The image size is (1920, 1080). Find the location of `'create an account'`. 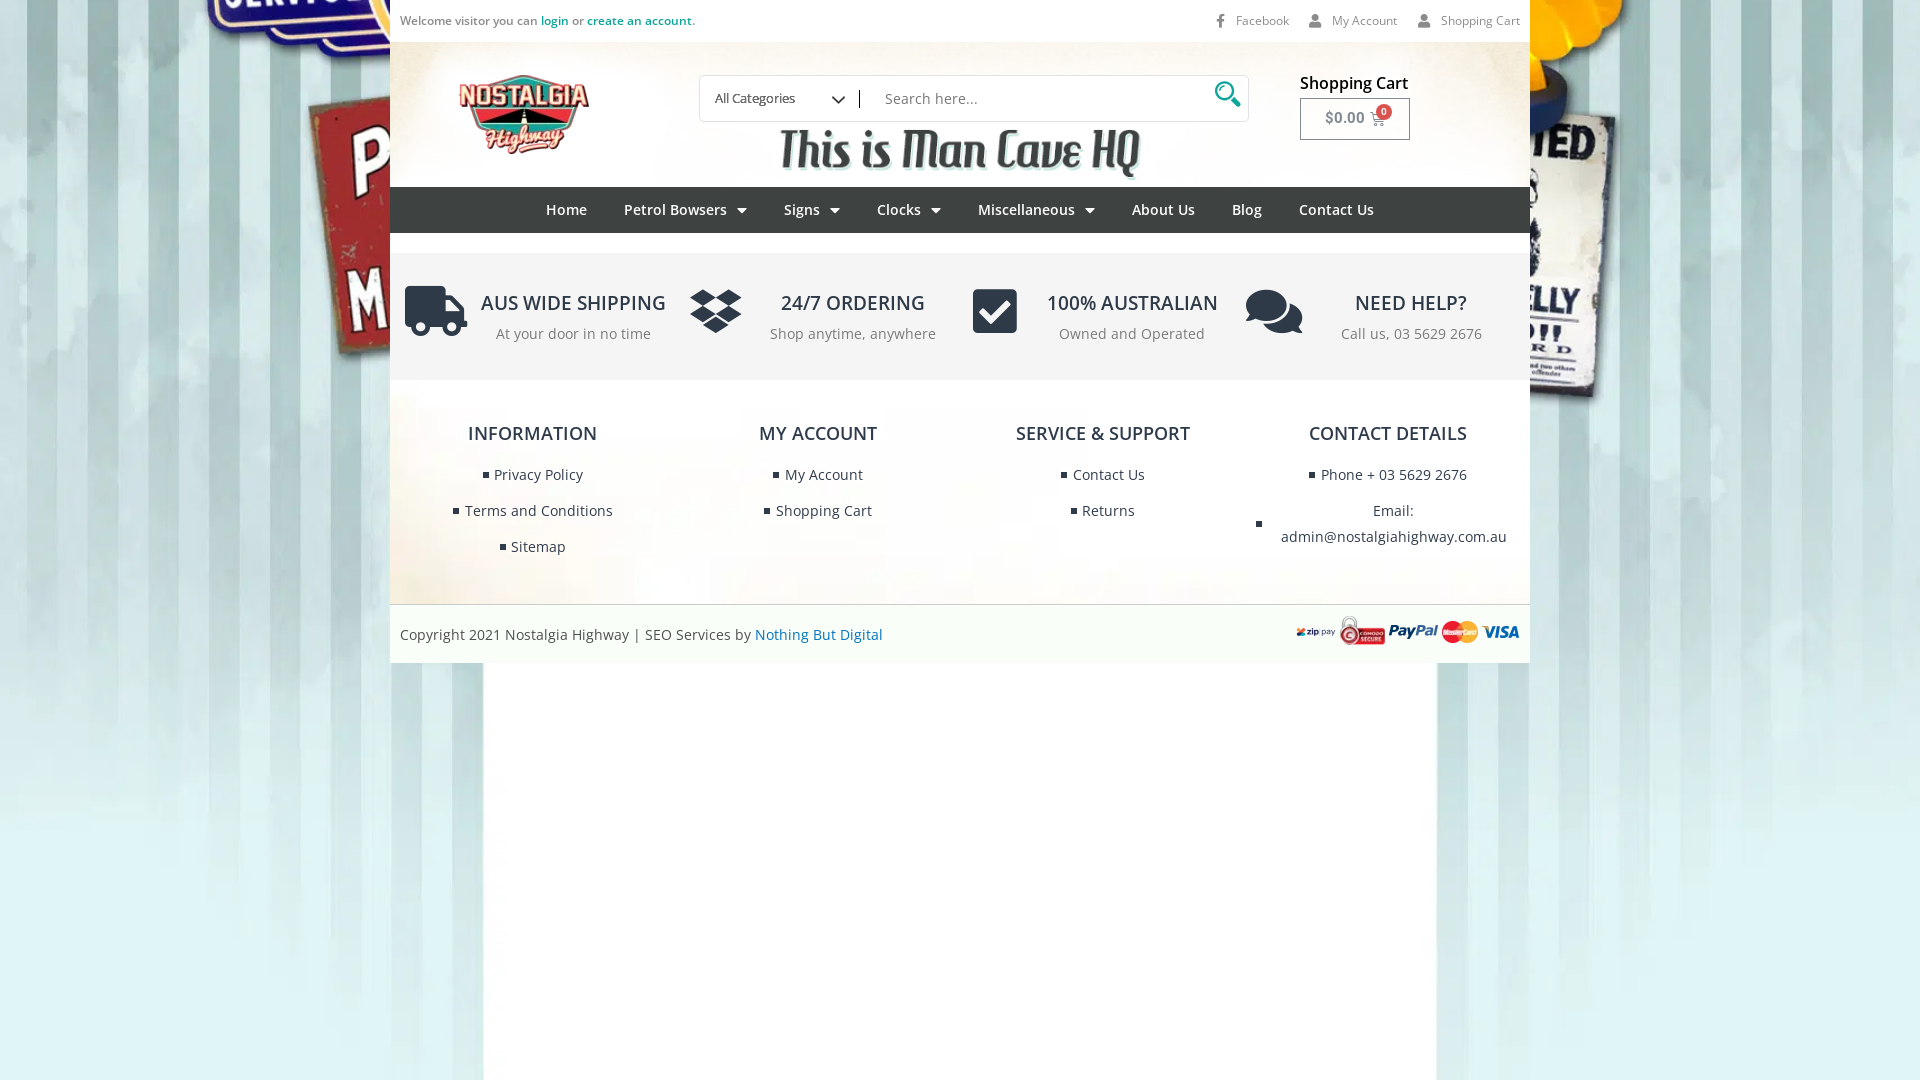

'create an account' is located at coordinates (638, 20).